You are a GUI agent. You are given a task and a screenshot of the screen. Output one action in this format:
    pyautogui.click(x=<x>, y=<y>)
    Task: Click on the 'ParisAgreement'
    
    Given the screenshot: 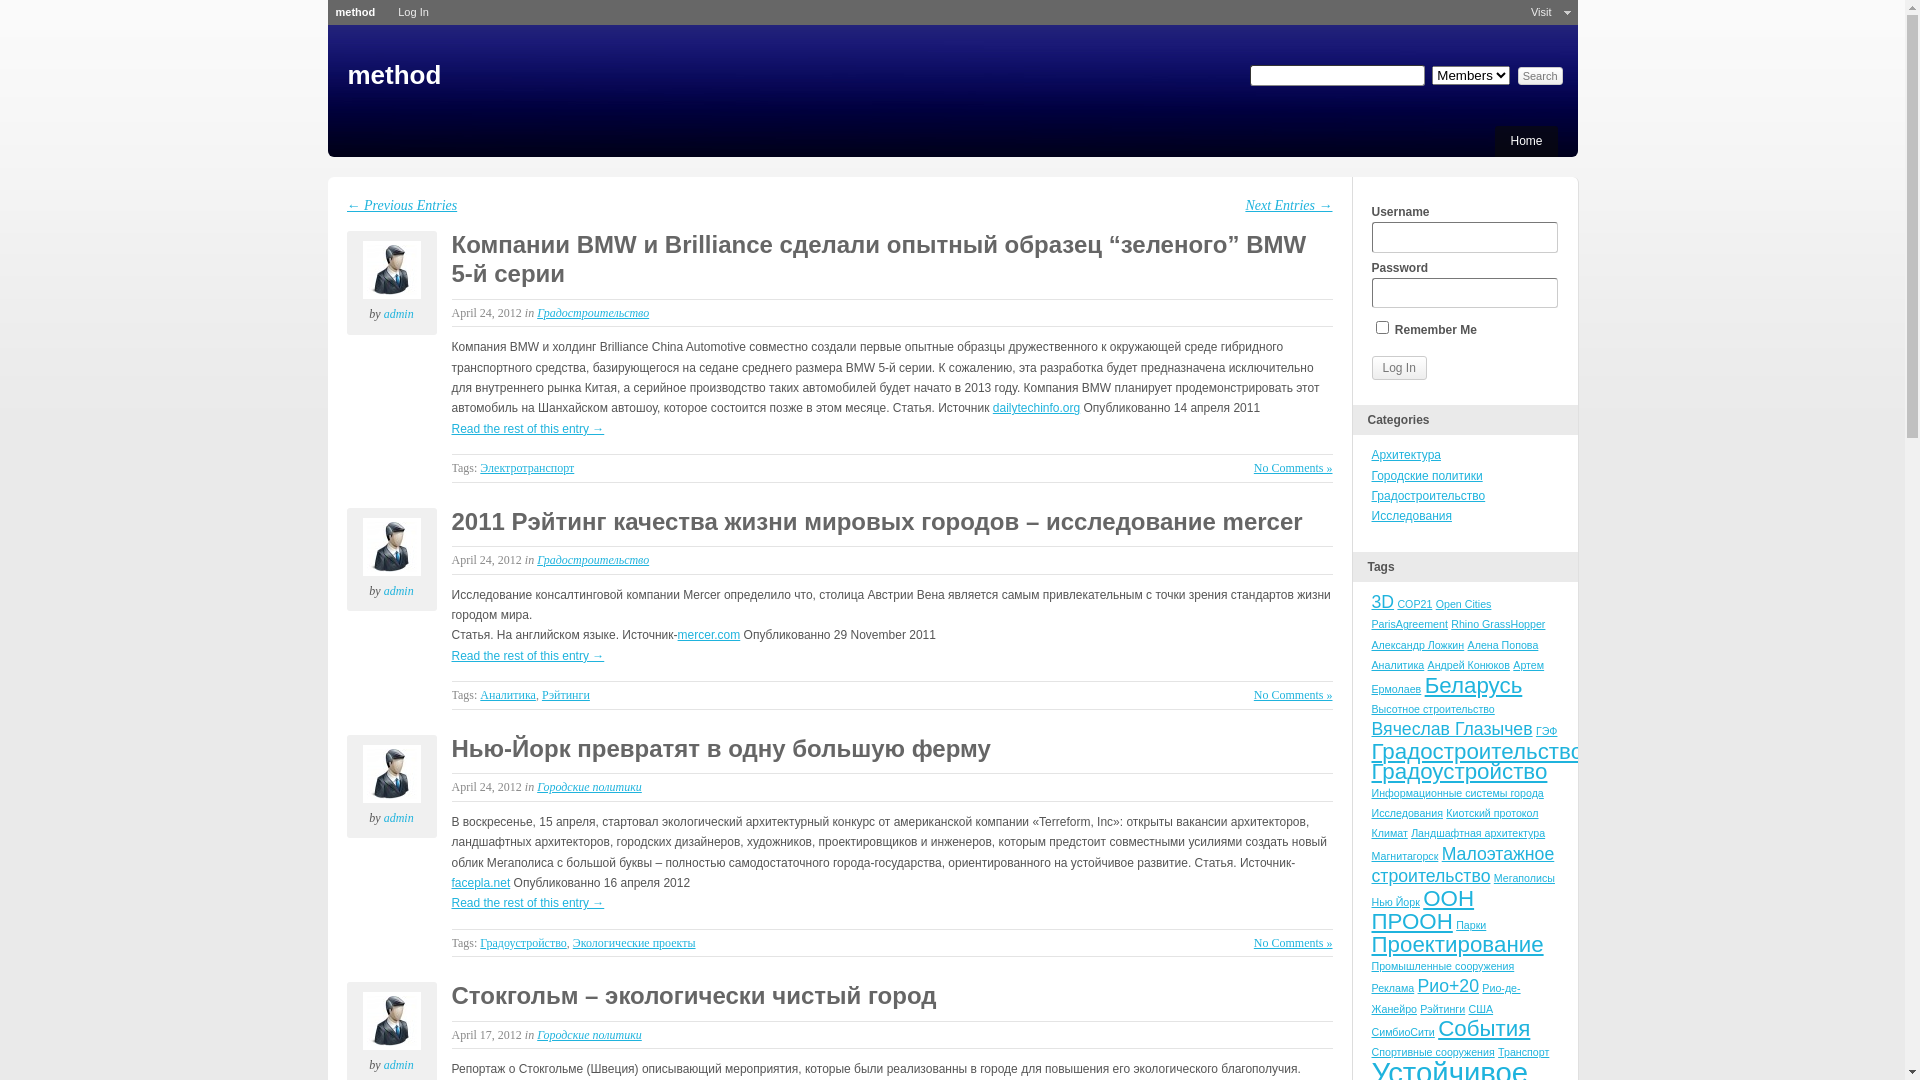 What is the action you would take?
    pyautogui.click(x=1409, y=623)
    